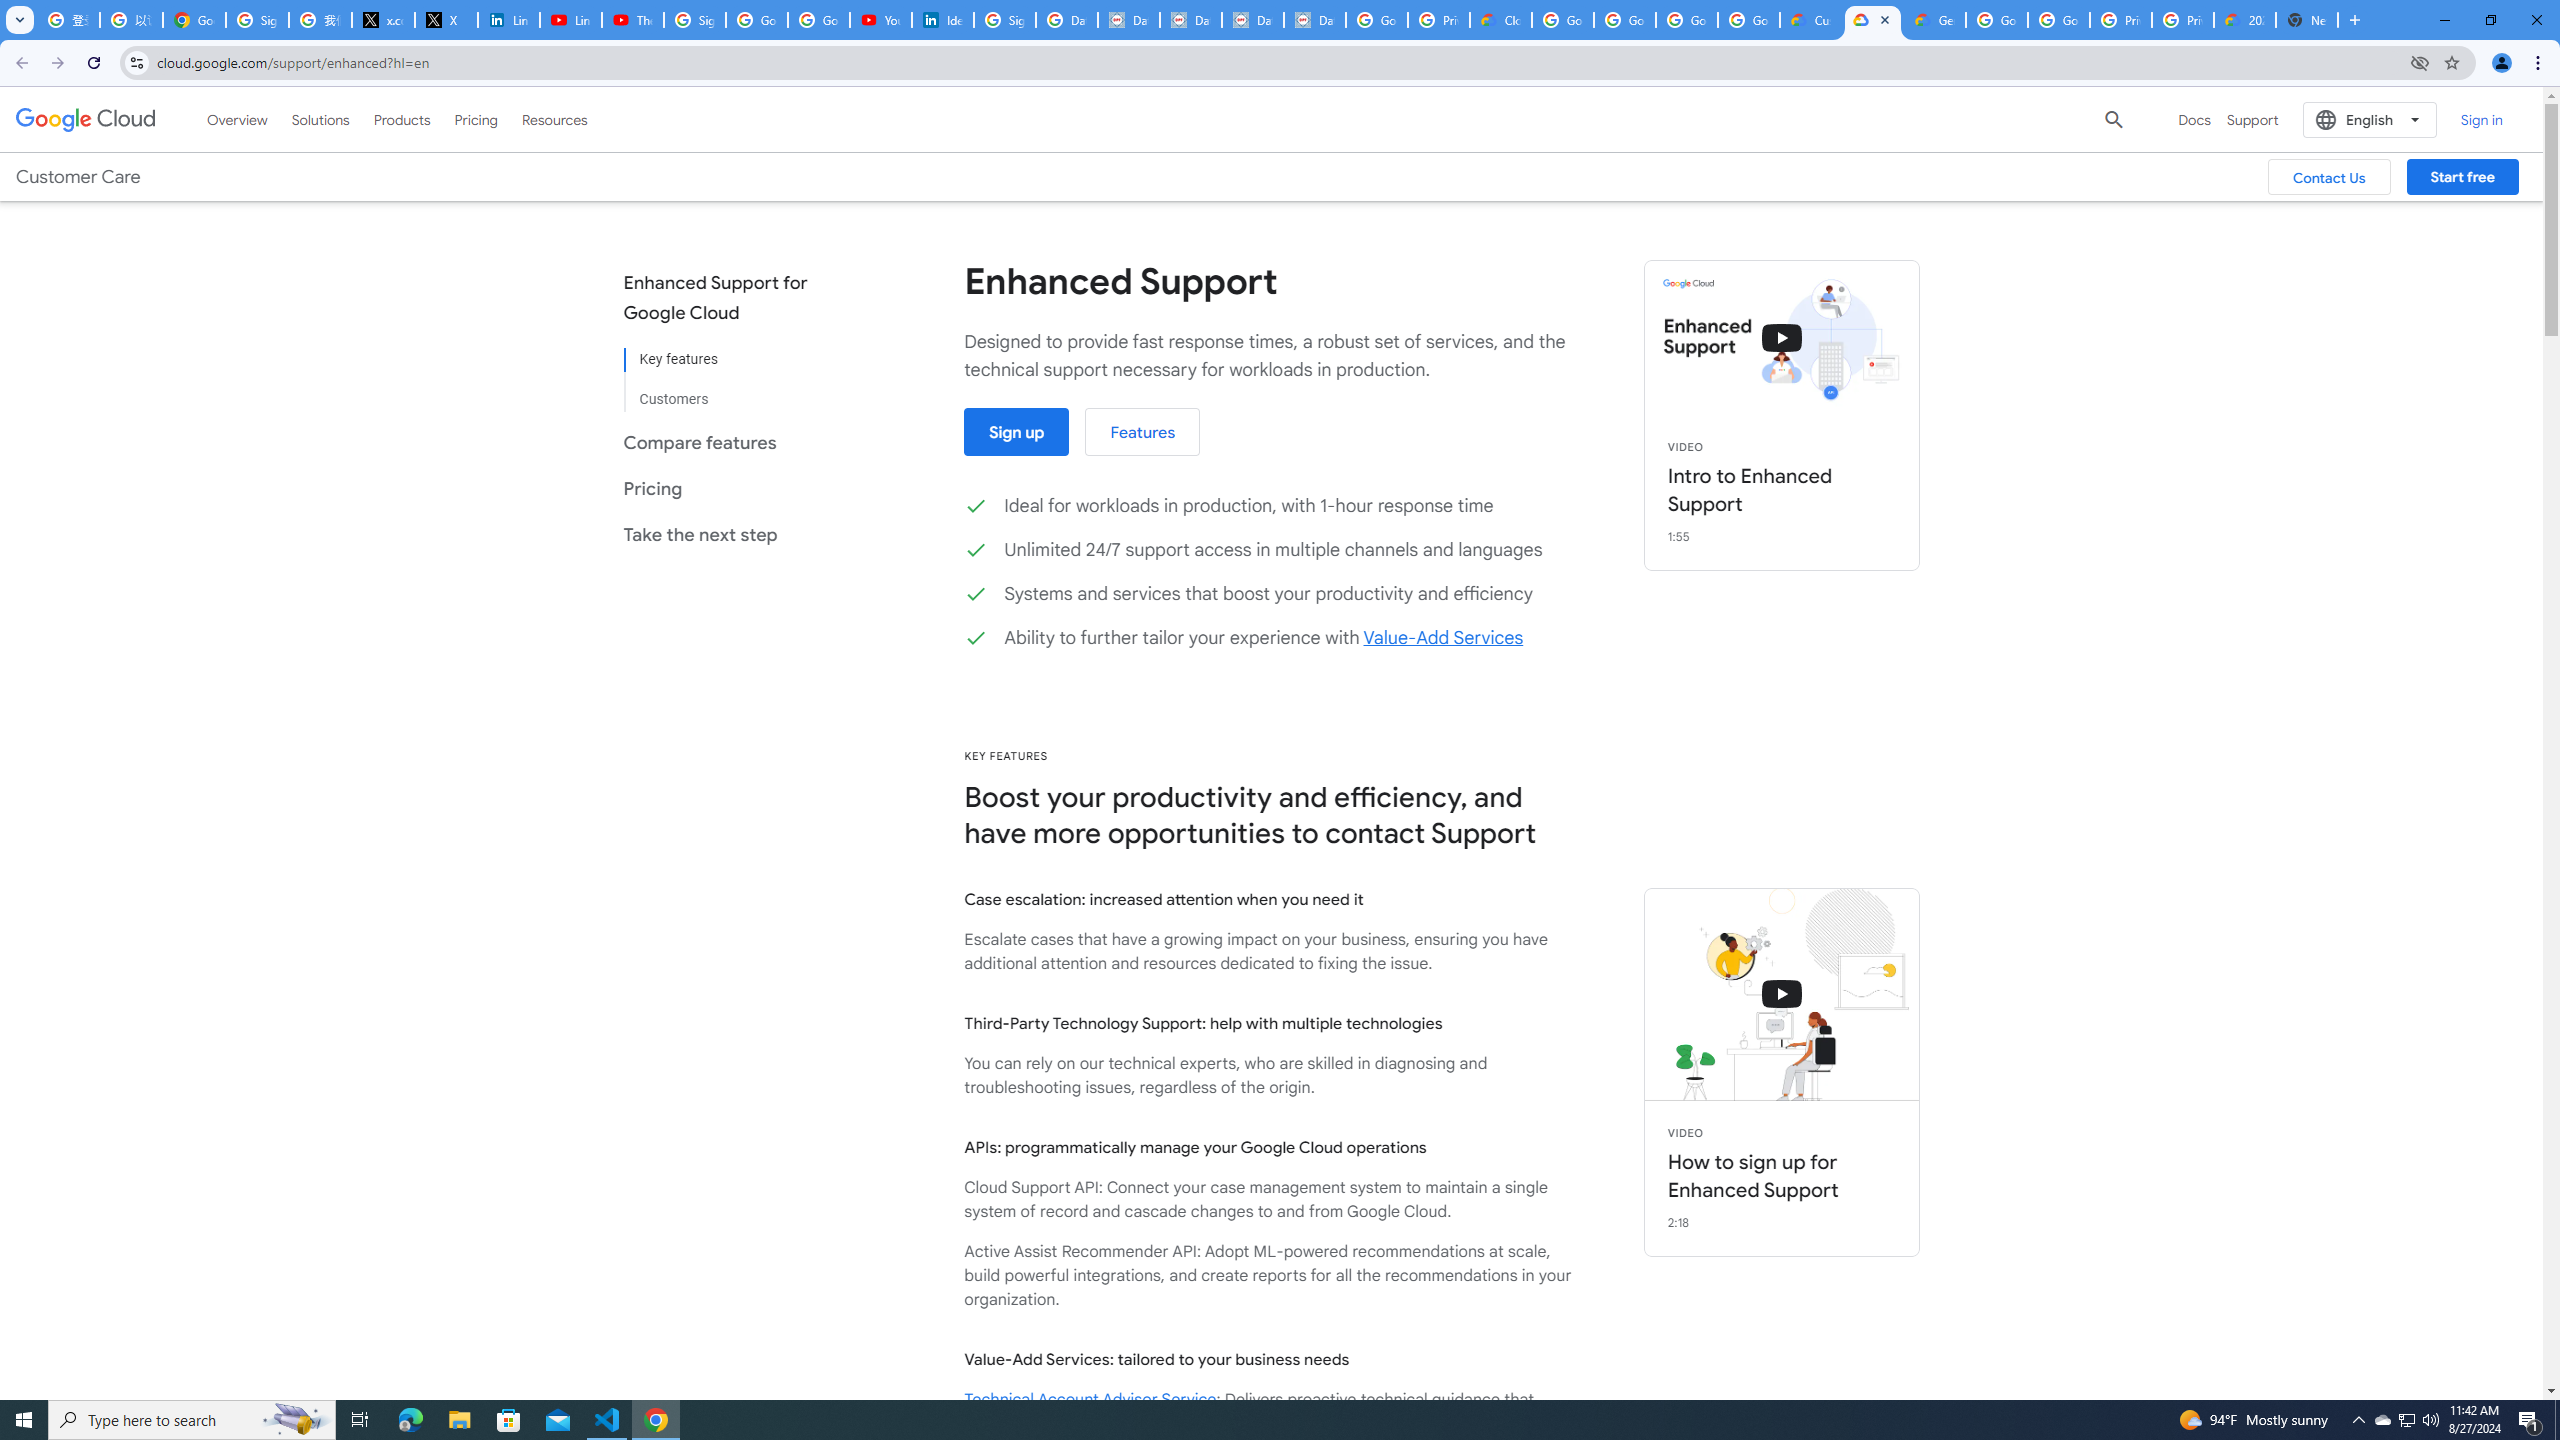  What do you see at coordinates (570, 19) in the screenshot?
I see `'LinkedIn - YouTube'` at bounding box center [570, 19].